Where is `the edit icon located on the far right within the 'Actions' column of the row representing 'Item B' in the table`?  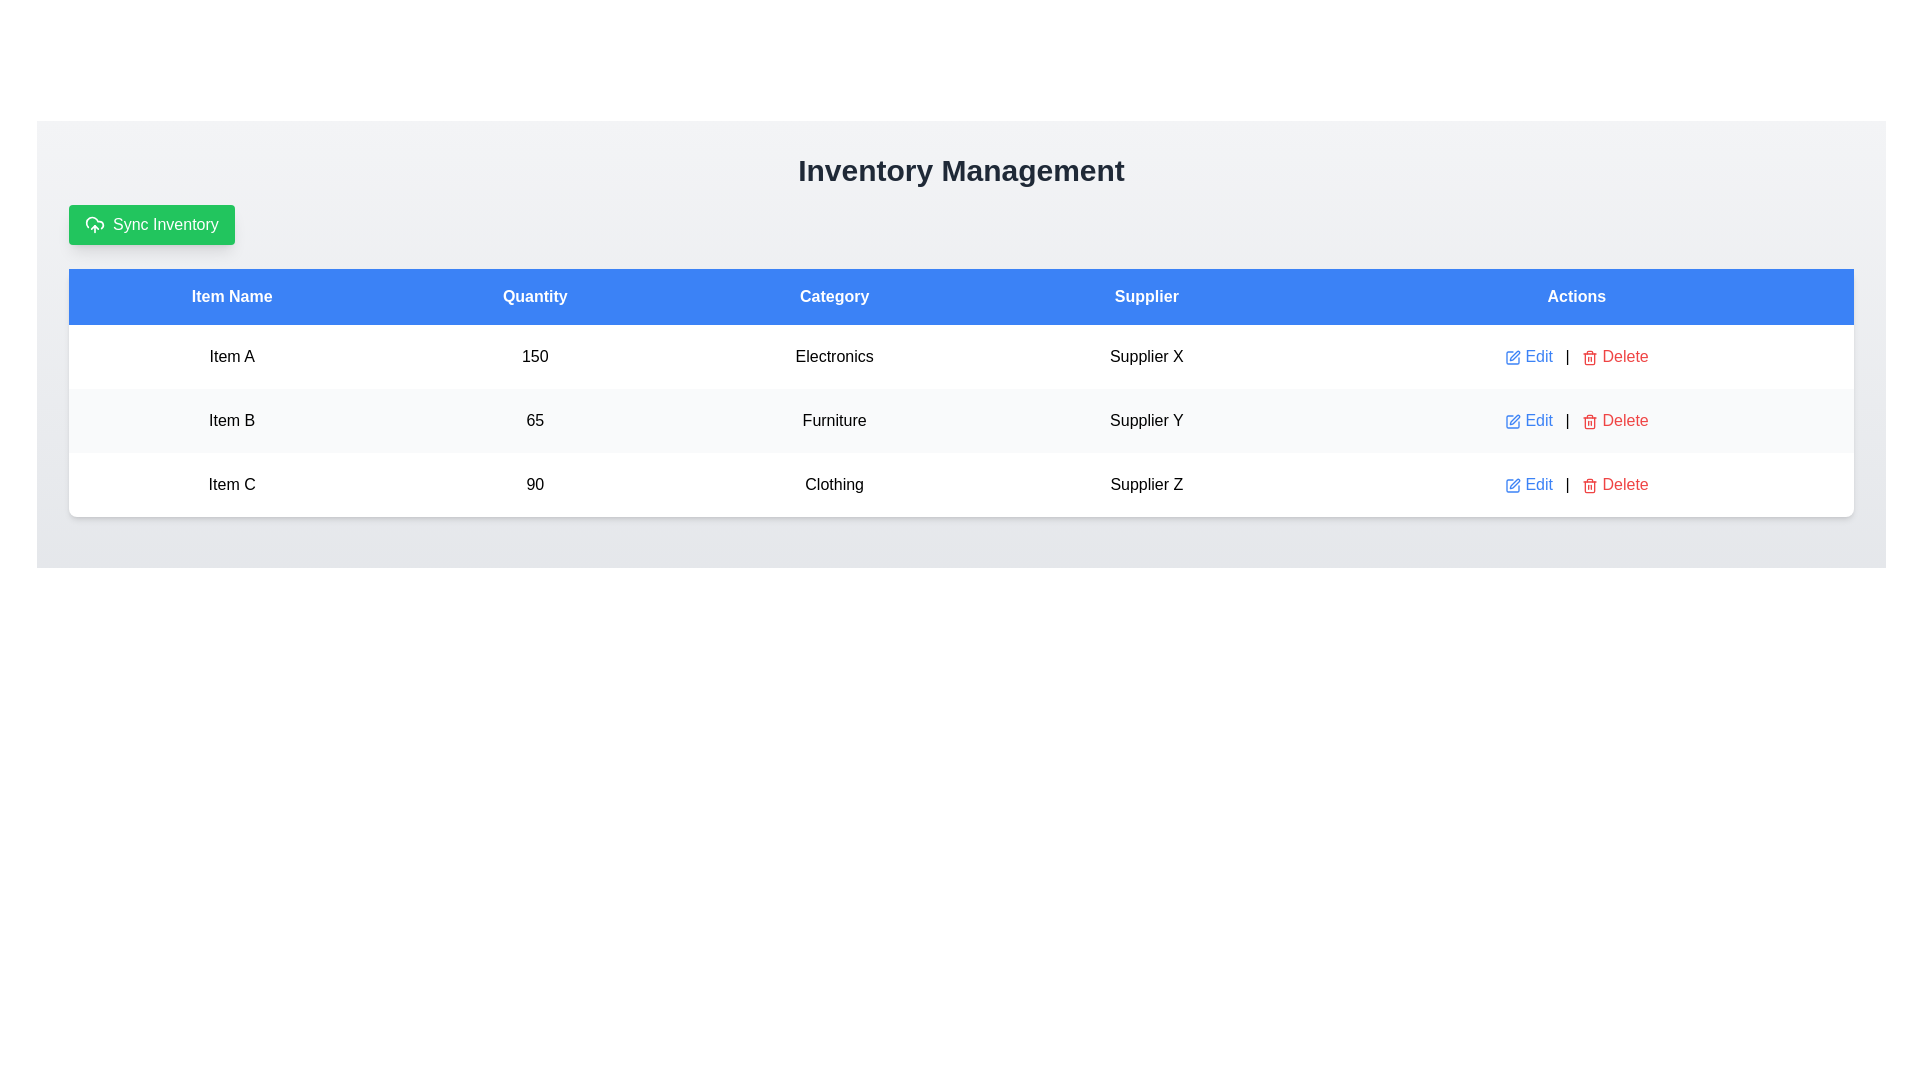
the edit icon located on the far right within the 'Actions' column of the row representing 'Item B' in the table is located at coordinates (1515, 418).